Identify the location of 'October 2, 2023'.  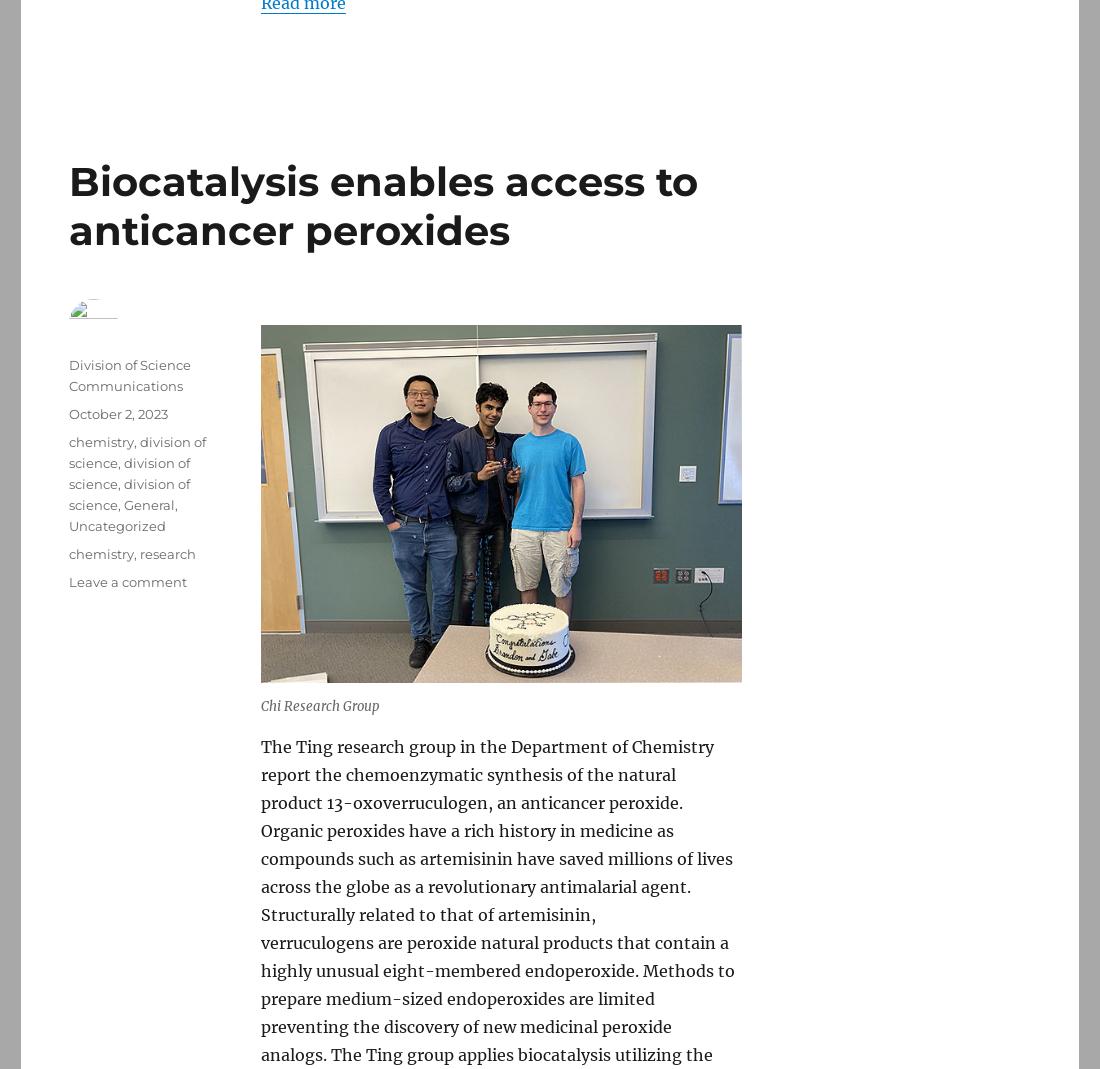
(118, 412).